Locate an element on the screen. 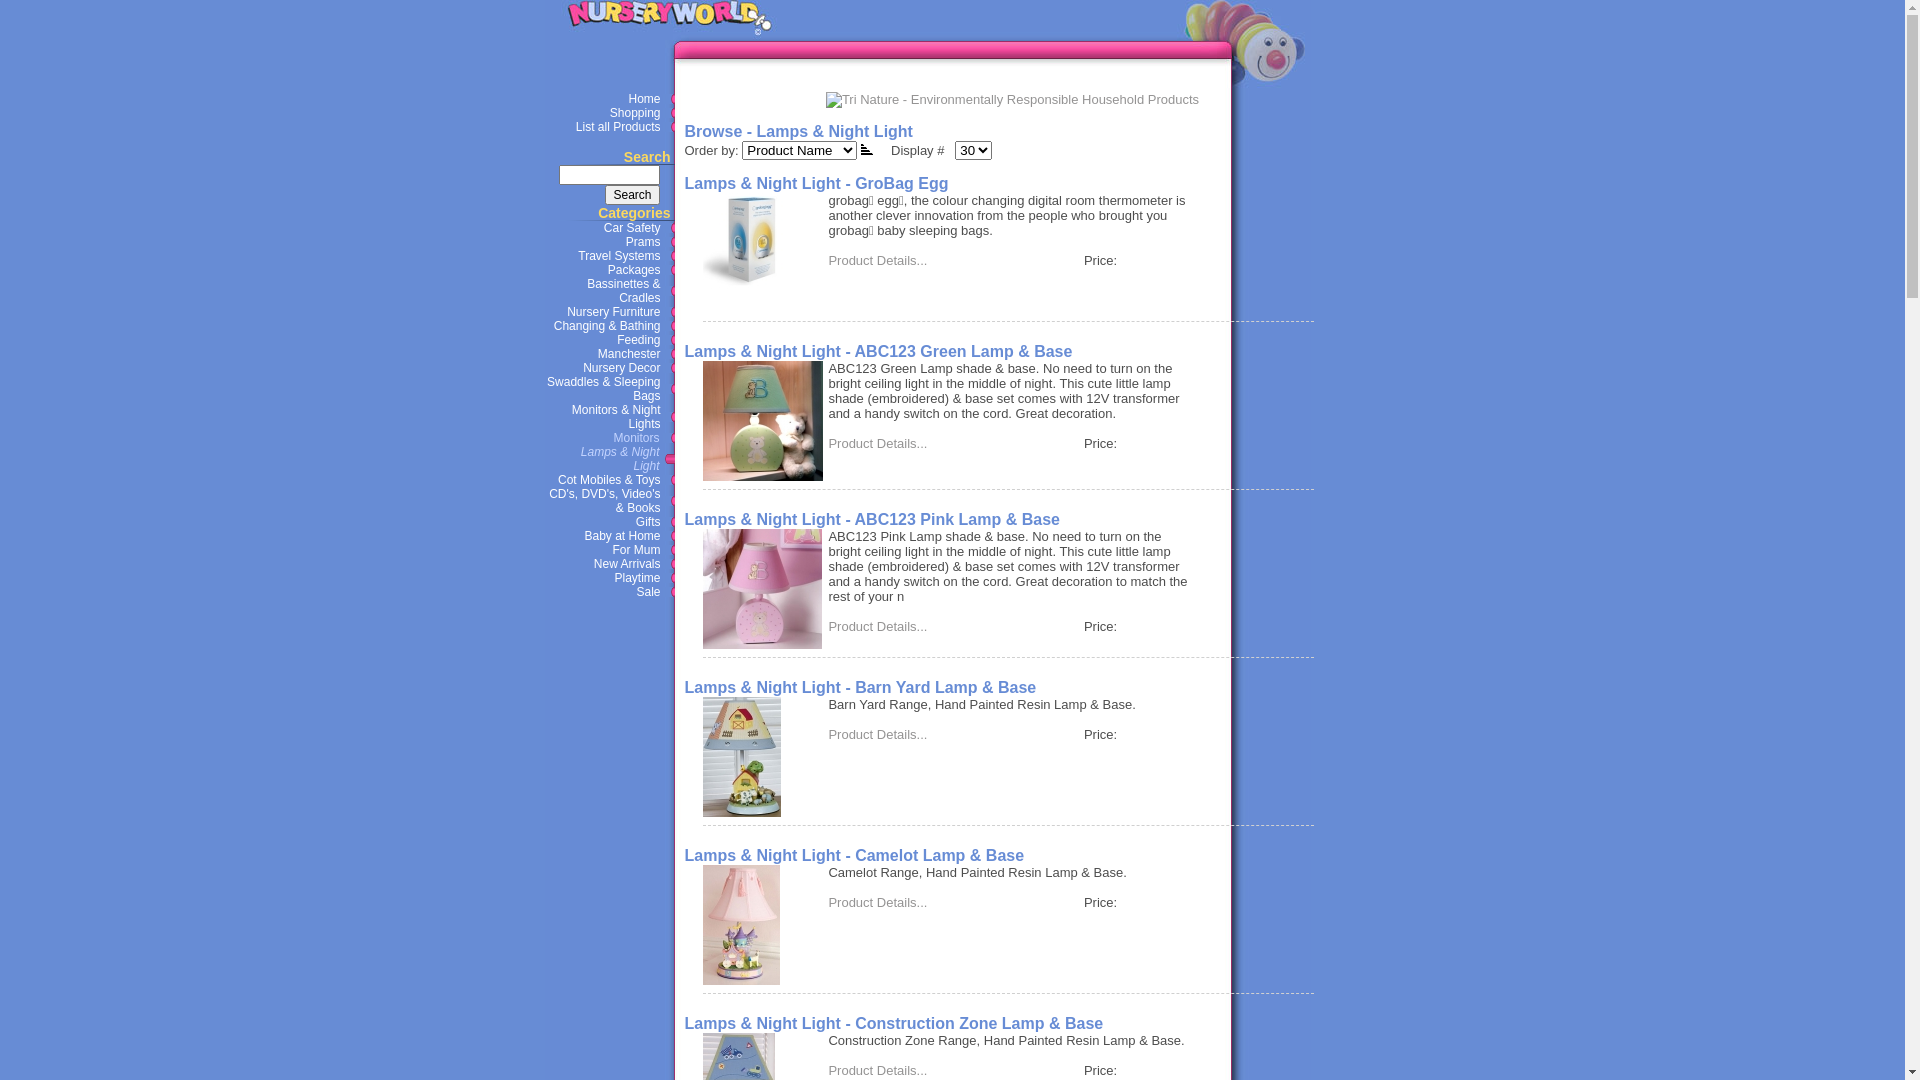  'For Mum' is located at coordinates (608, 550).